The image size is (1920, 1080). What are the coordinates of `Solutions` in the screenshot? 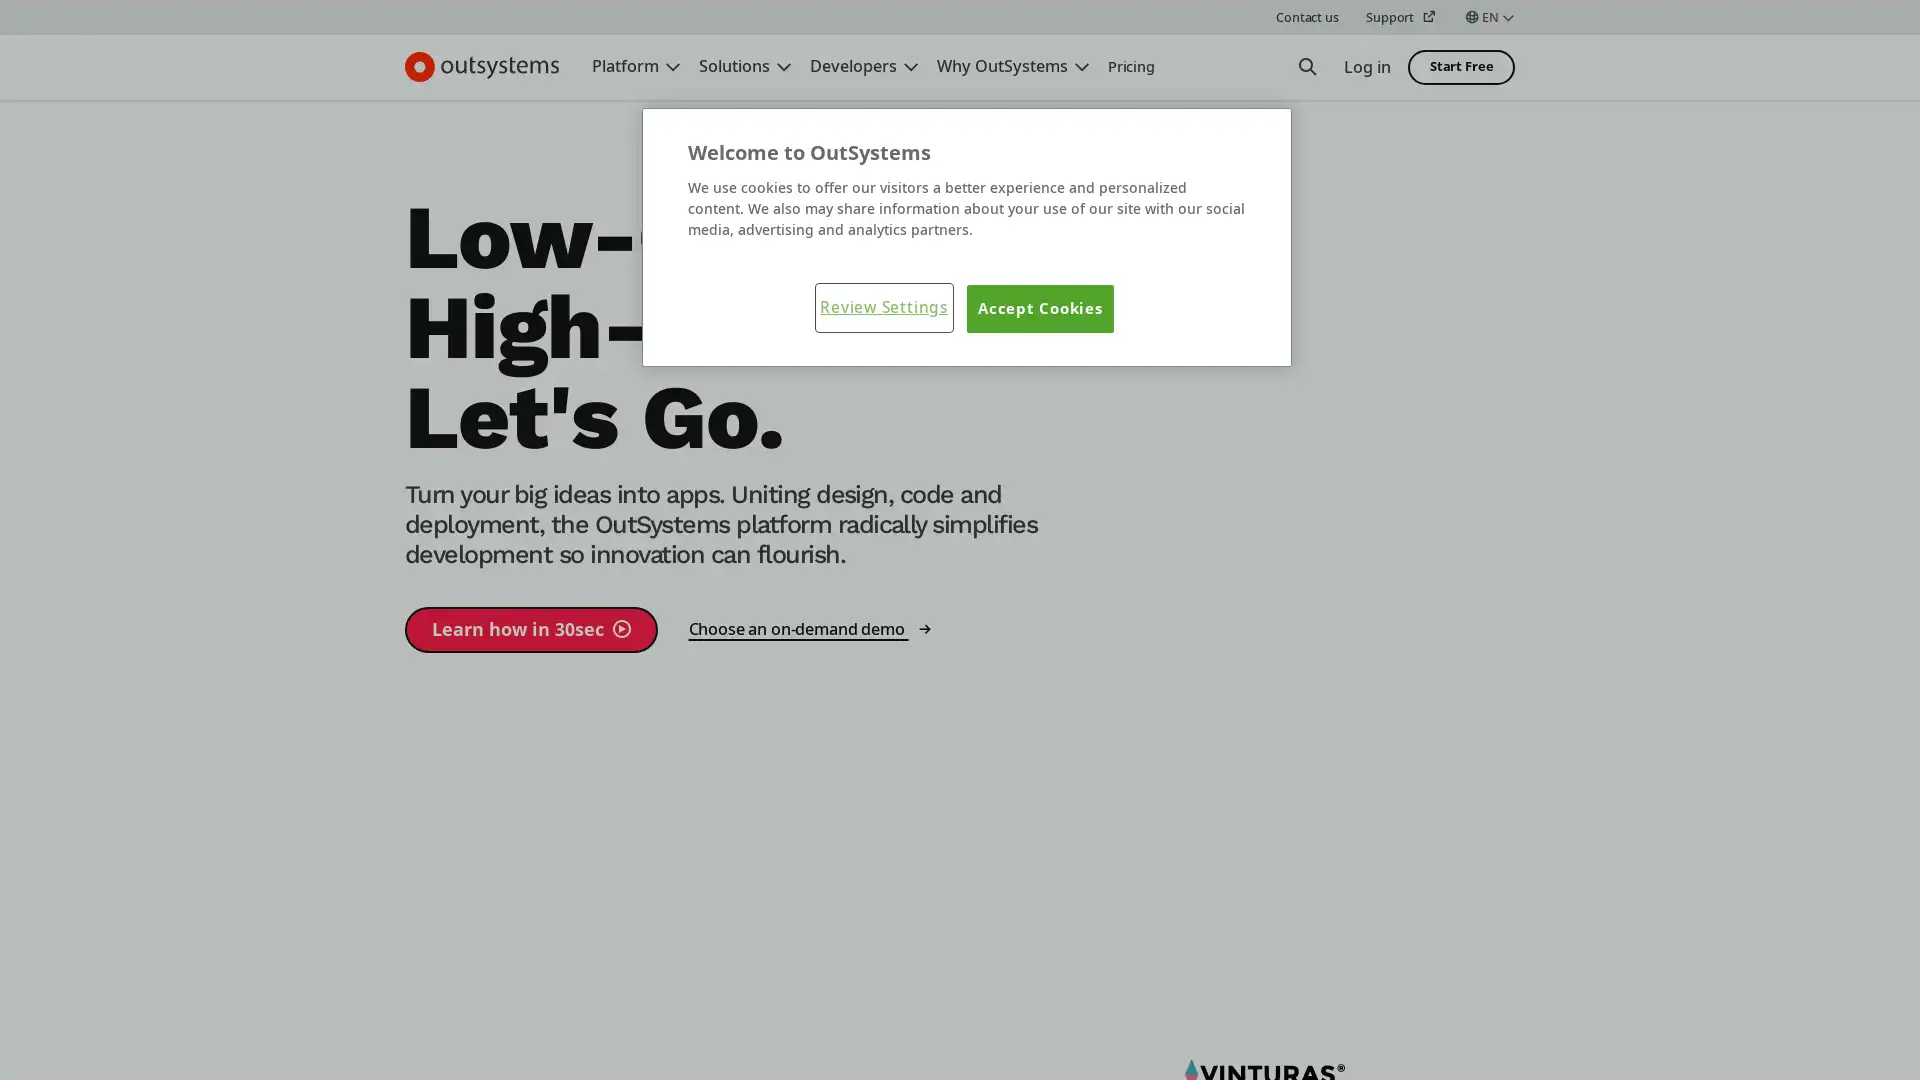 It's located at (743, 65).